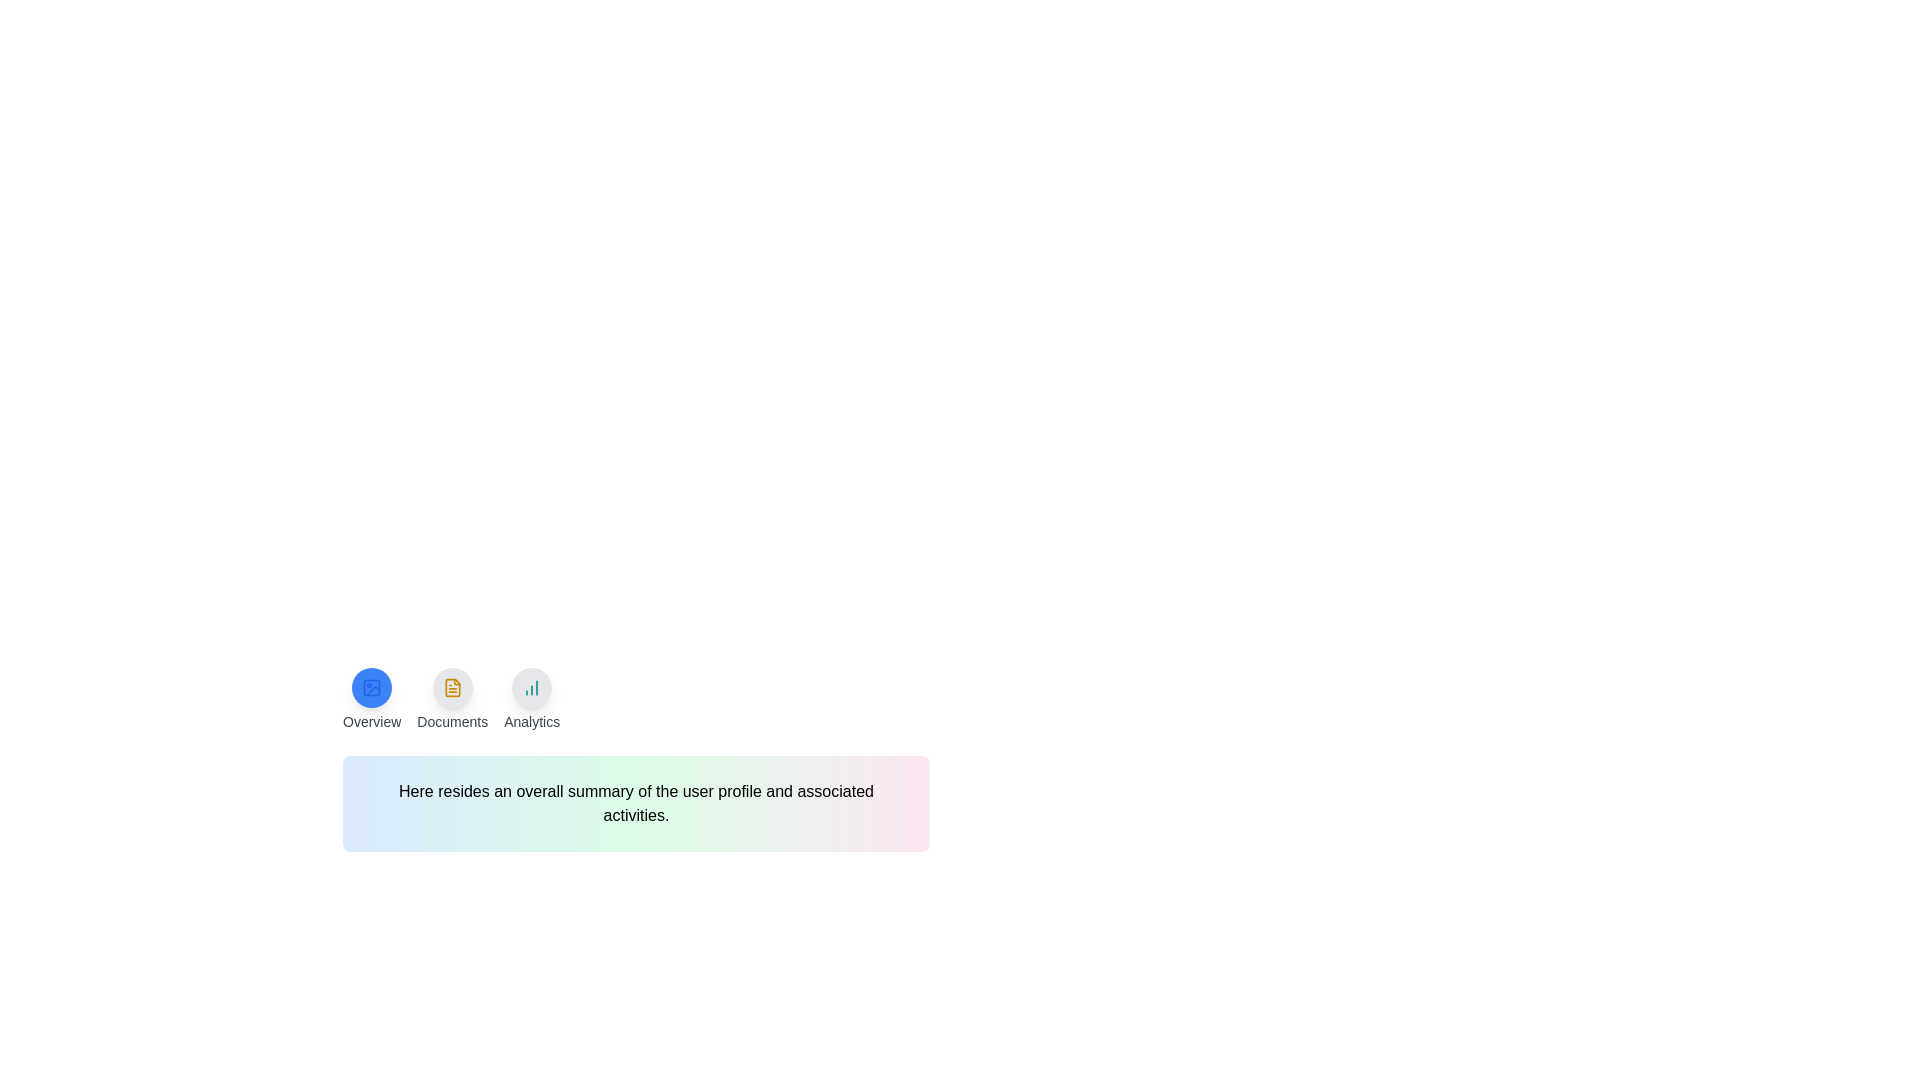  What do you see at coordinates (372, 686) in the screenshot?
I see `the leftmost button component with an icon at the top center of the interface for tooltip or visual feedback` at bounding box center [372, 686].